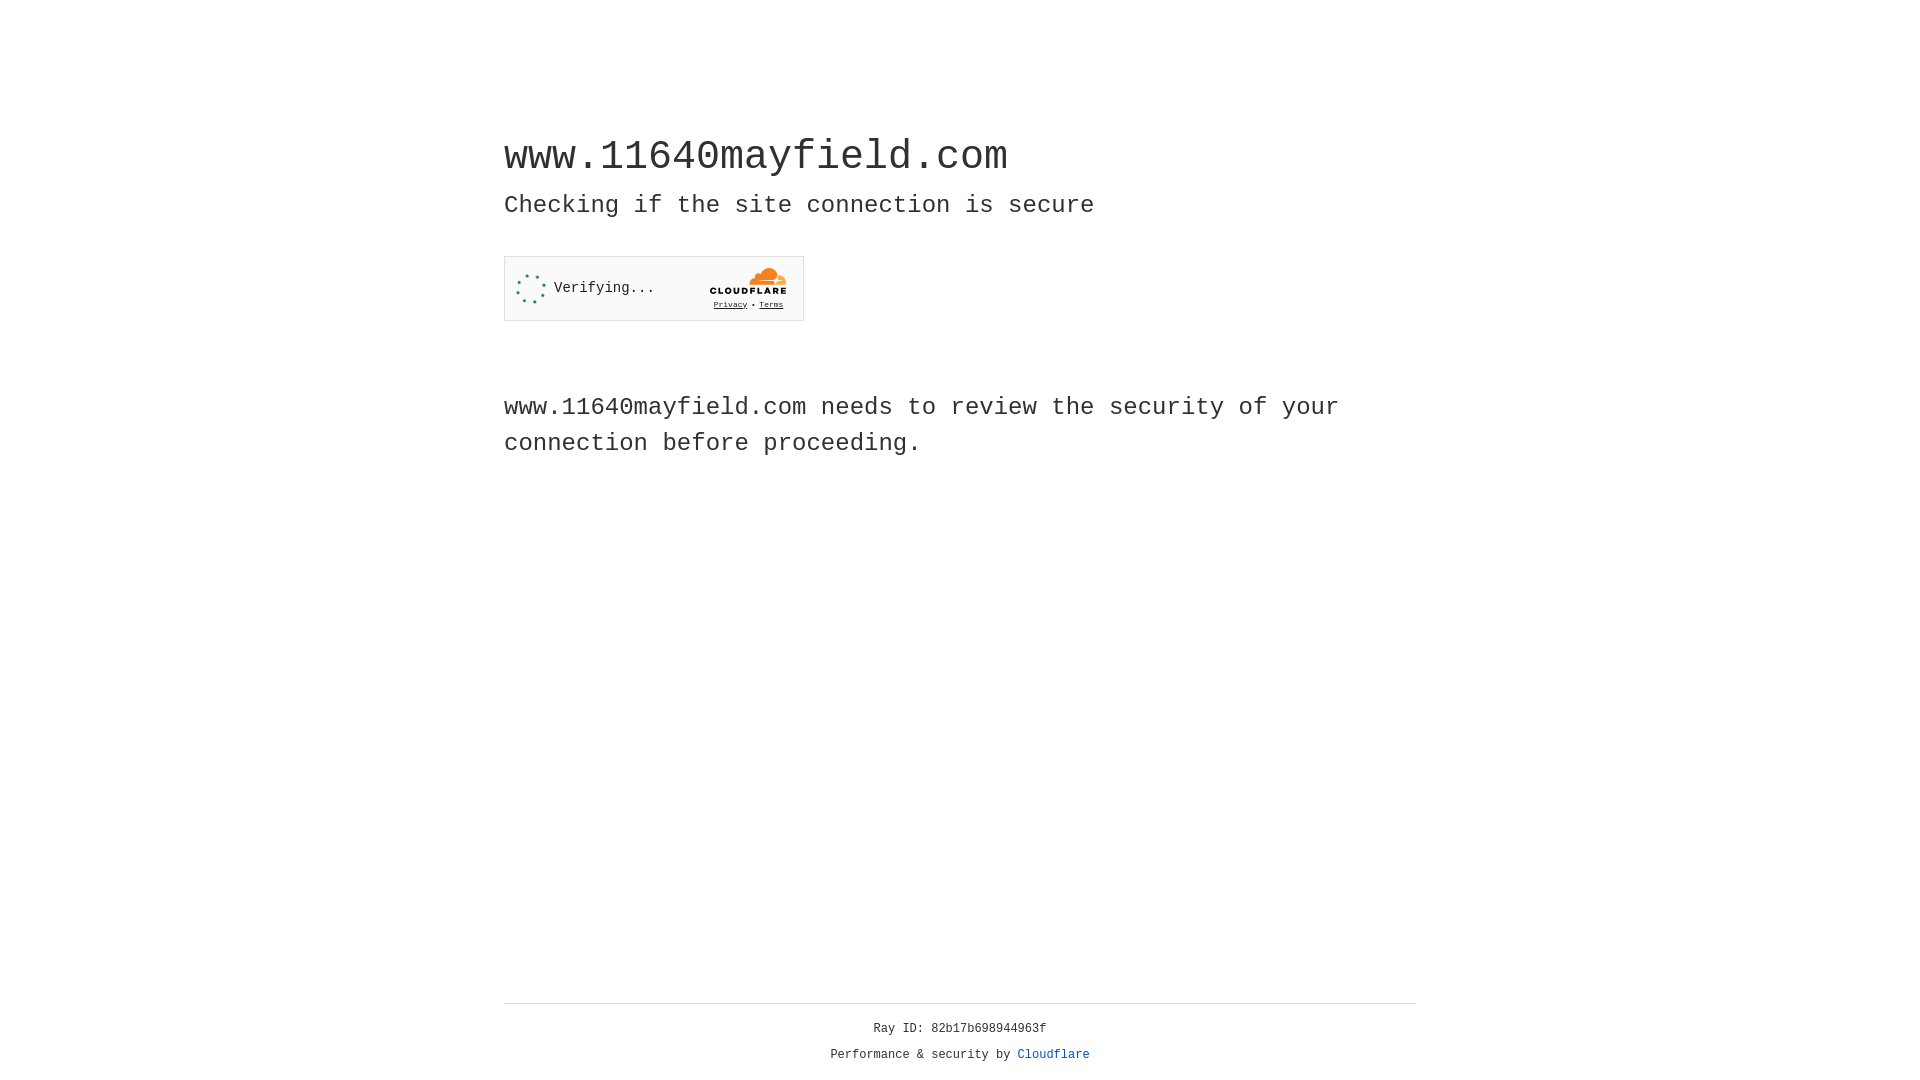 The image size is (1920, 1080). What do you see at coordinates (1053, 1054) in the screenshot?
I see `'Cloudflare'` at bounding box center [1053, 1054].